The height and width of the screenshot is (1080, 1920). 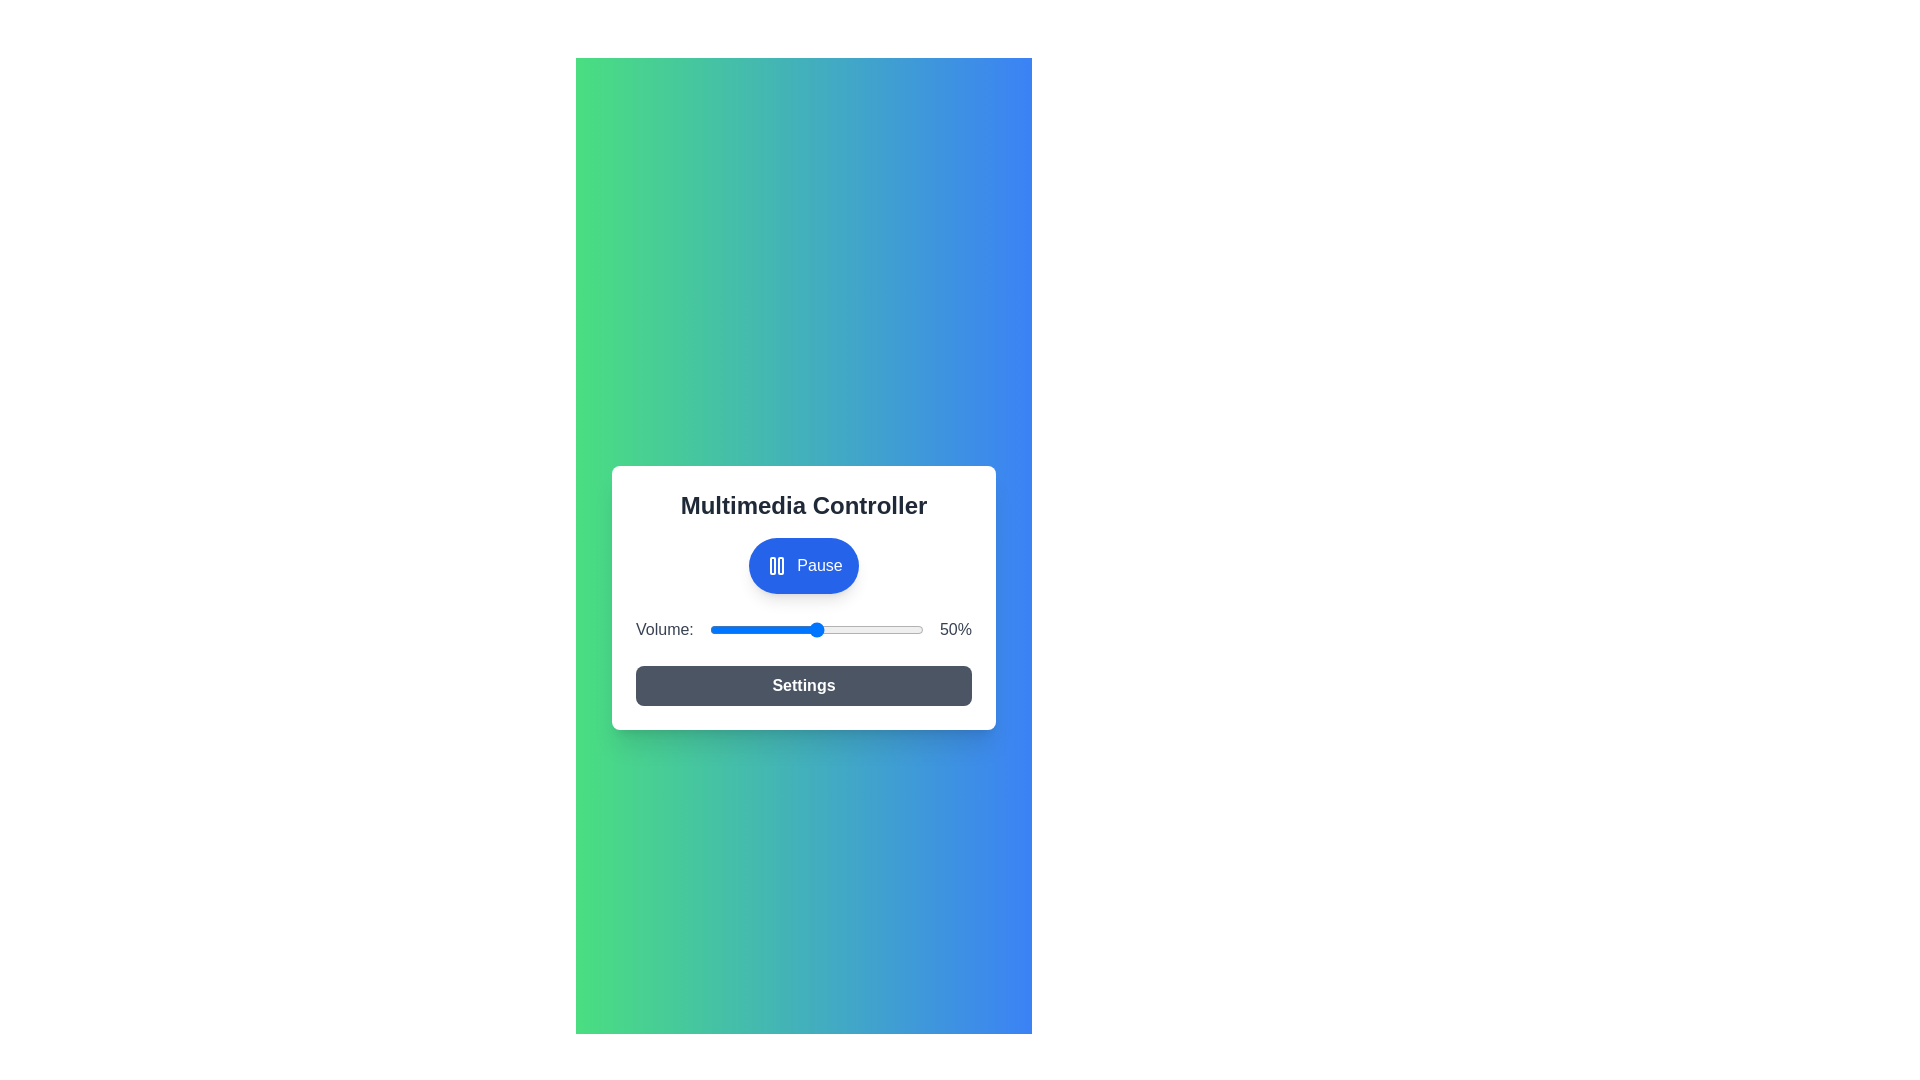 I want to click on the volume, so click(x=895, y=628).